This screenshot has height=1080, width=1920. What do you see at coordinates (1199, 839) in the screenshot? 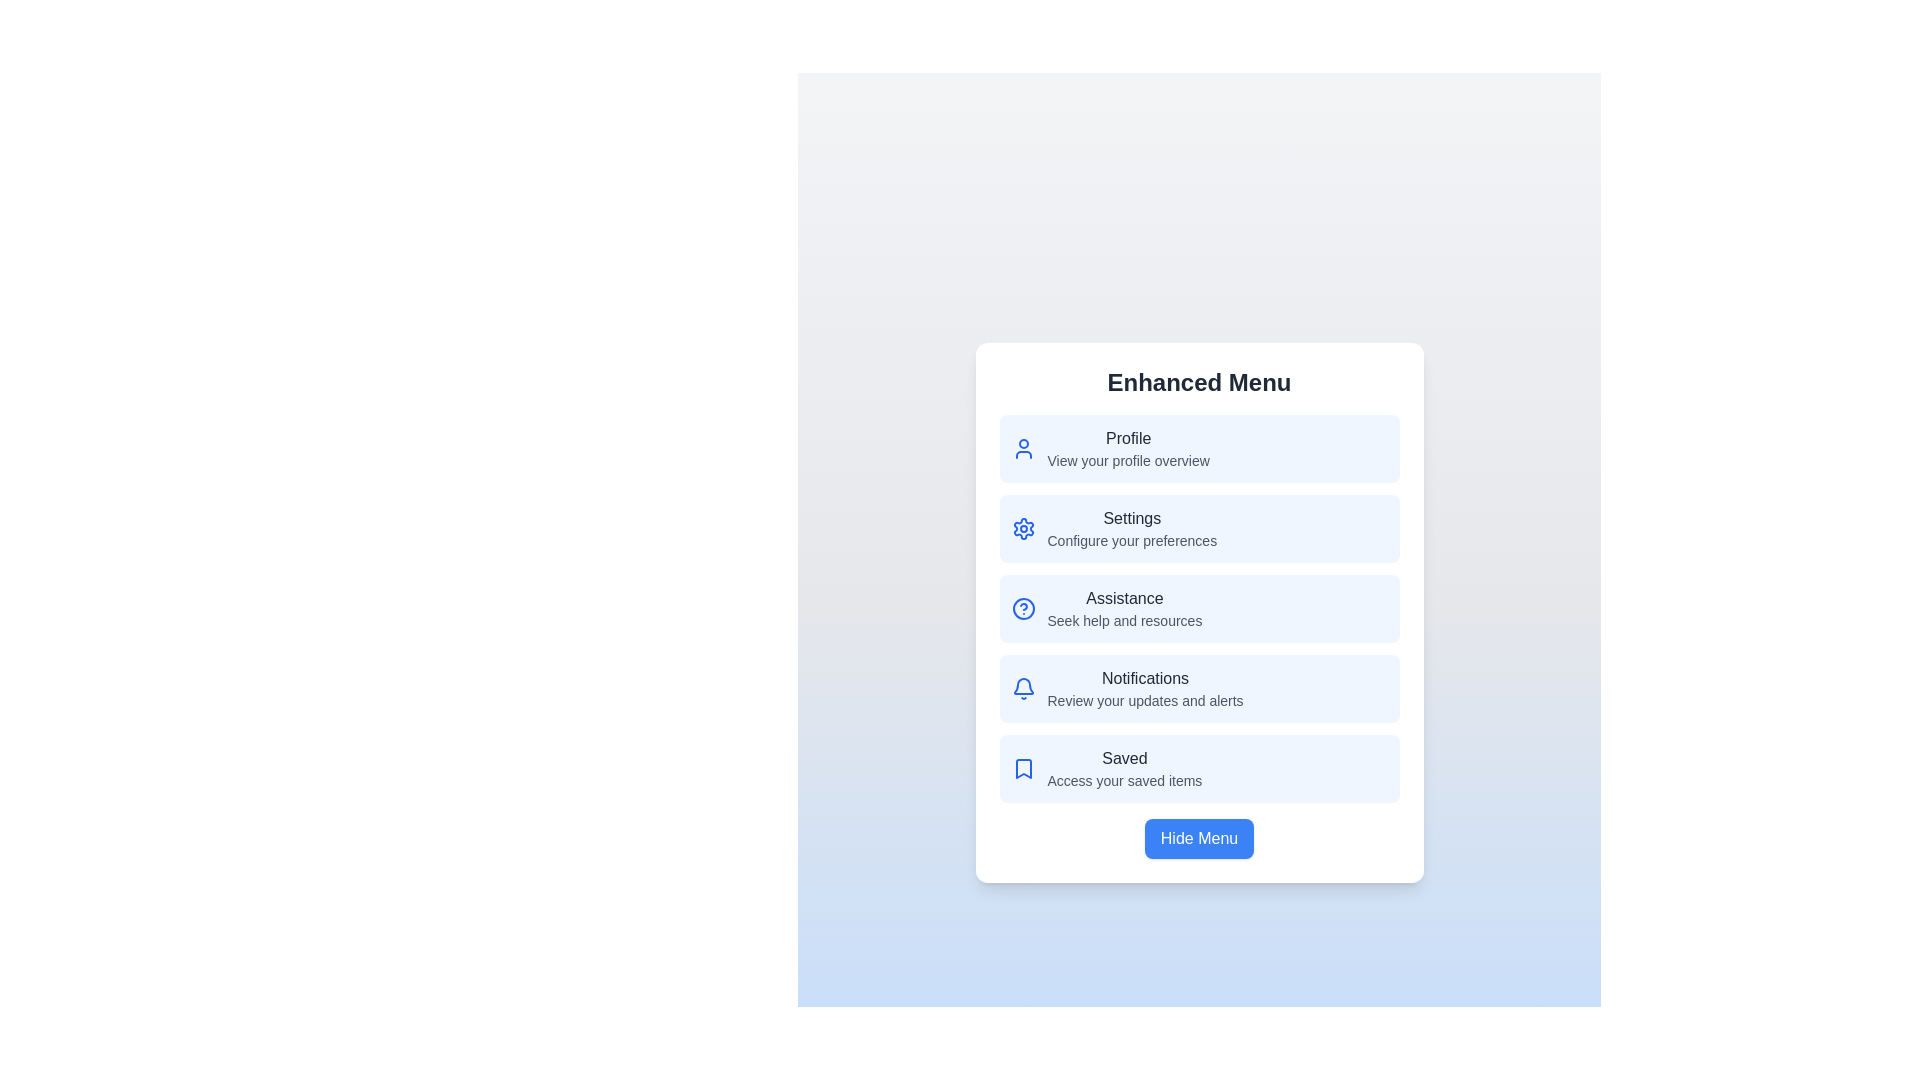
I see `the 'Hide Menu' button to toggle the menu visibility` at bounding box center [1199, 839].